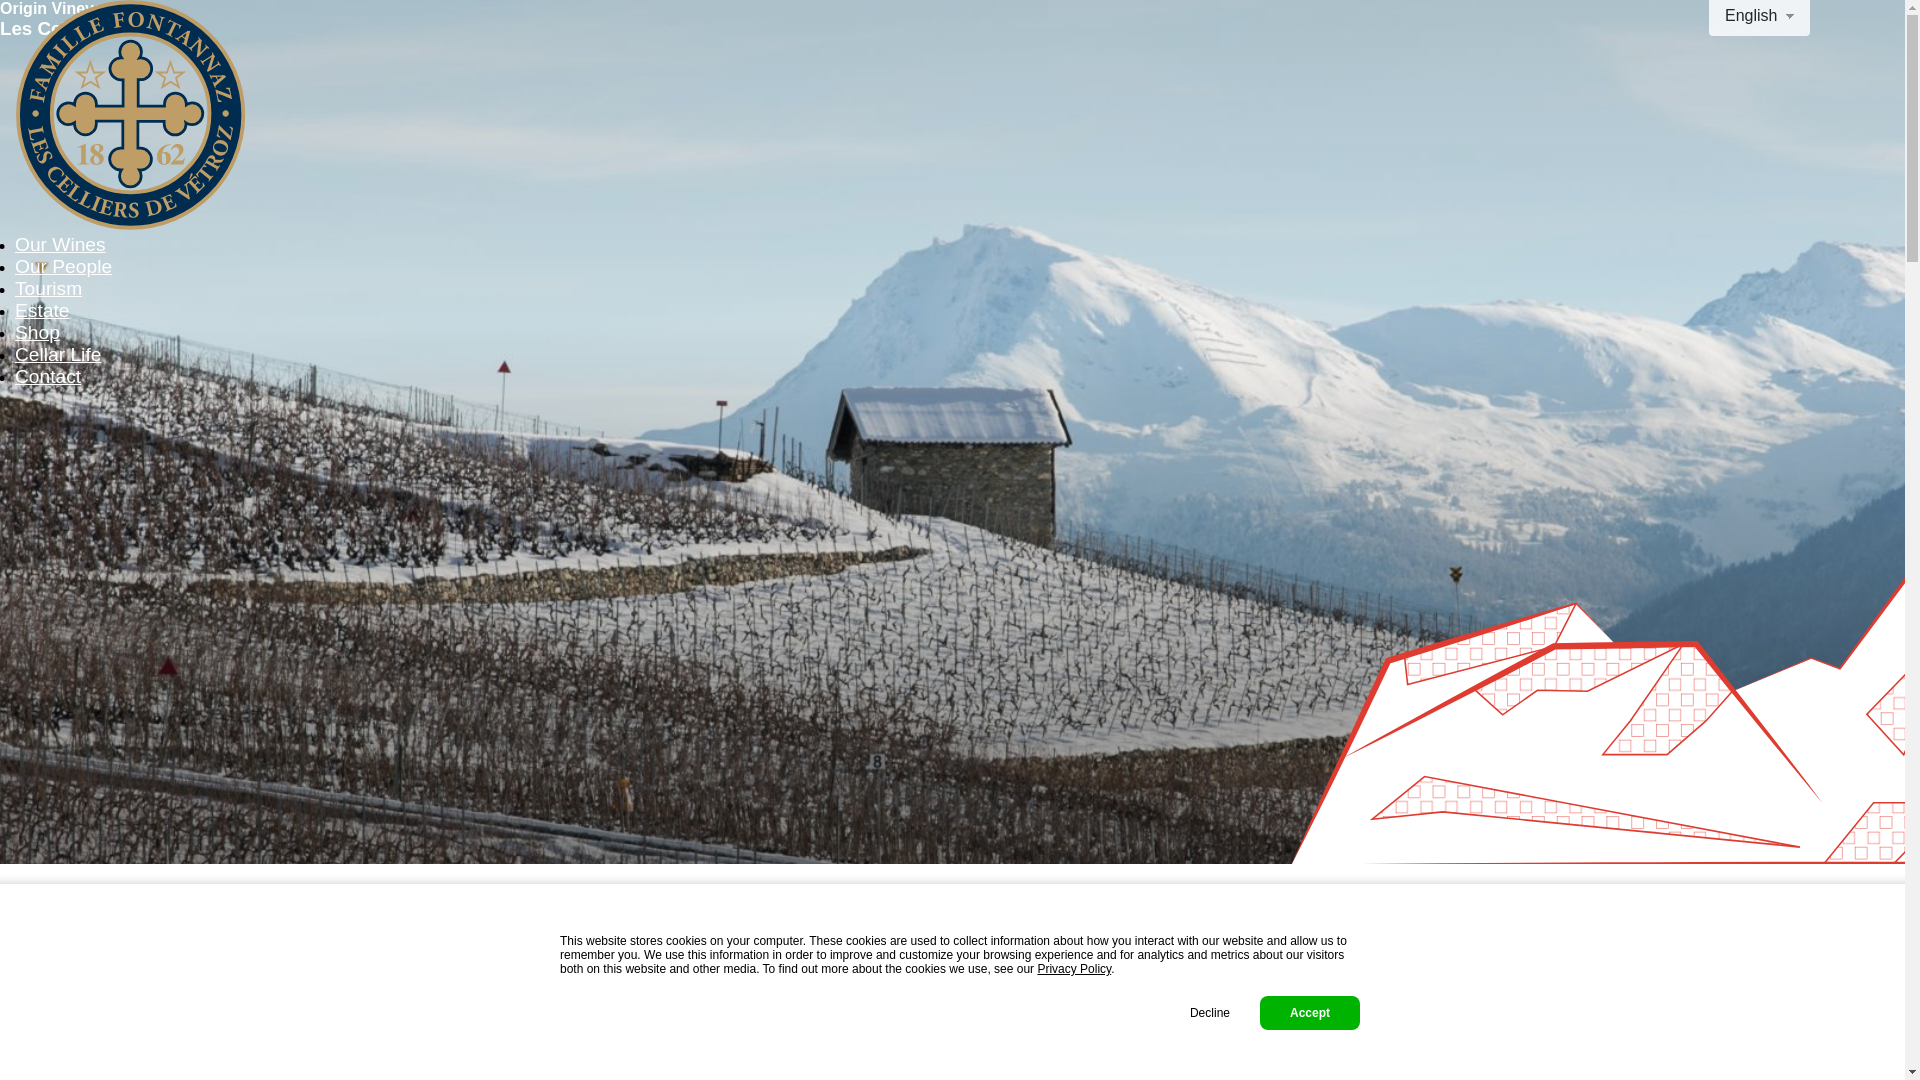 The width and height of the screenshot is (1920, 1080). Describe the element at coordinates (14, 331) in the screenshot. I see `'Shop'` at that location.